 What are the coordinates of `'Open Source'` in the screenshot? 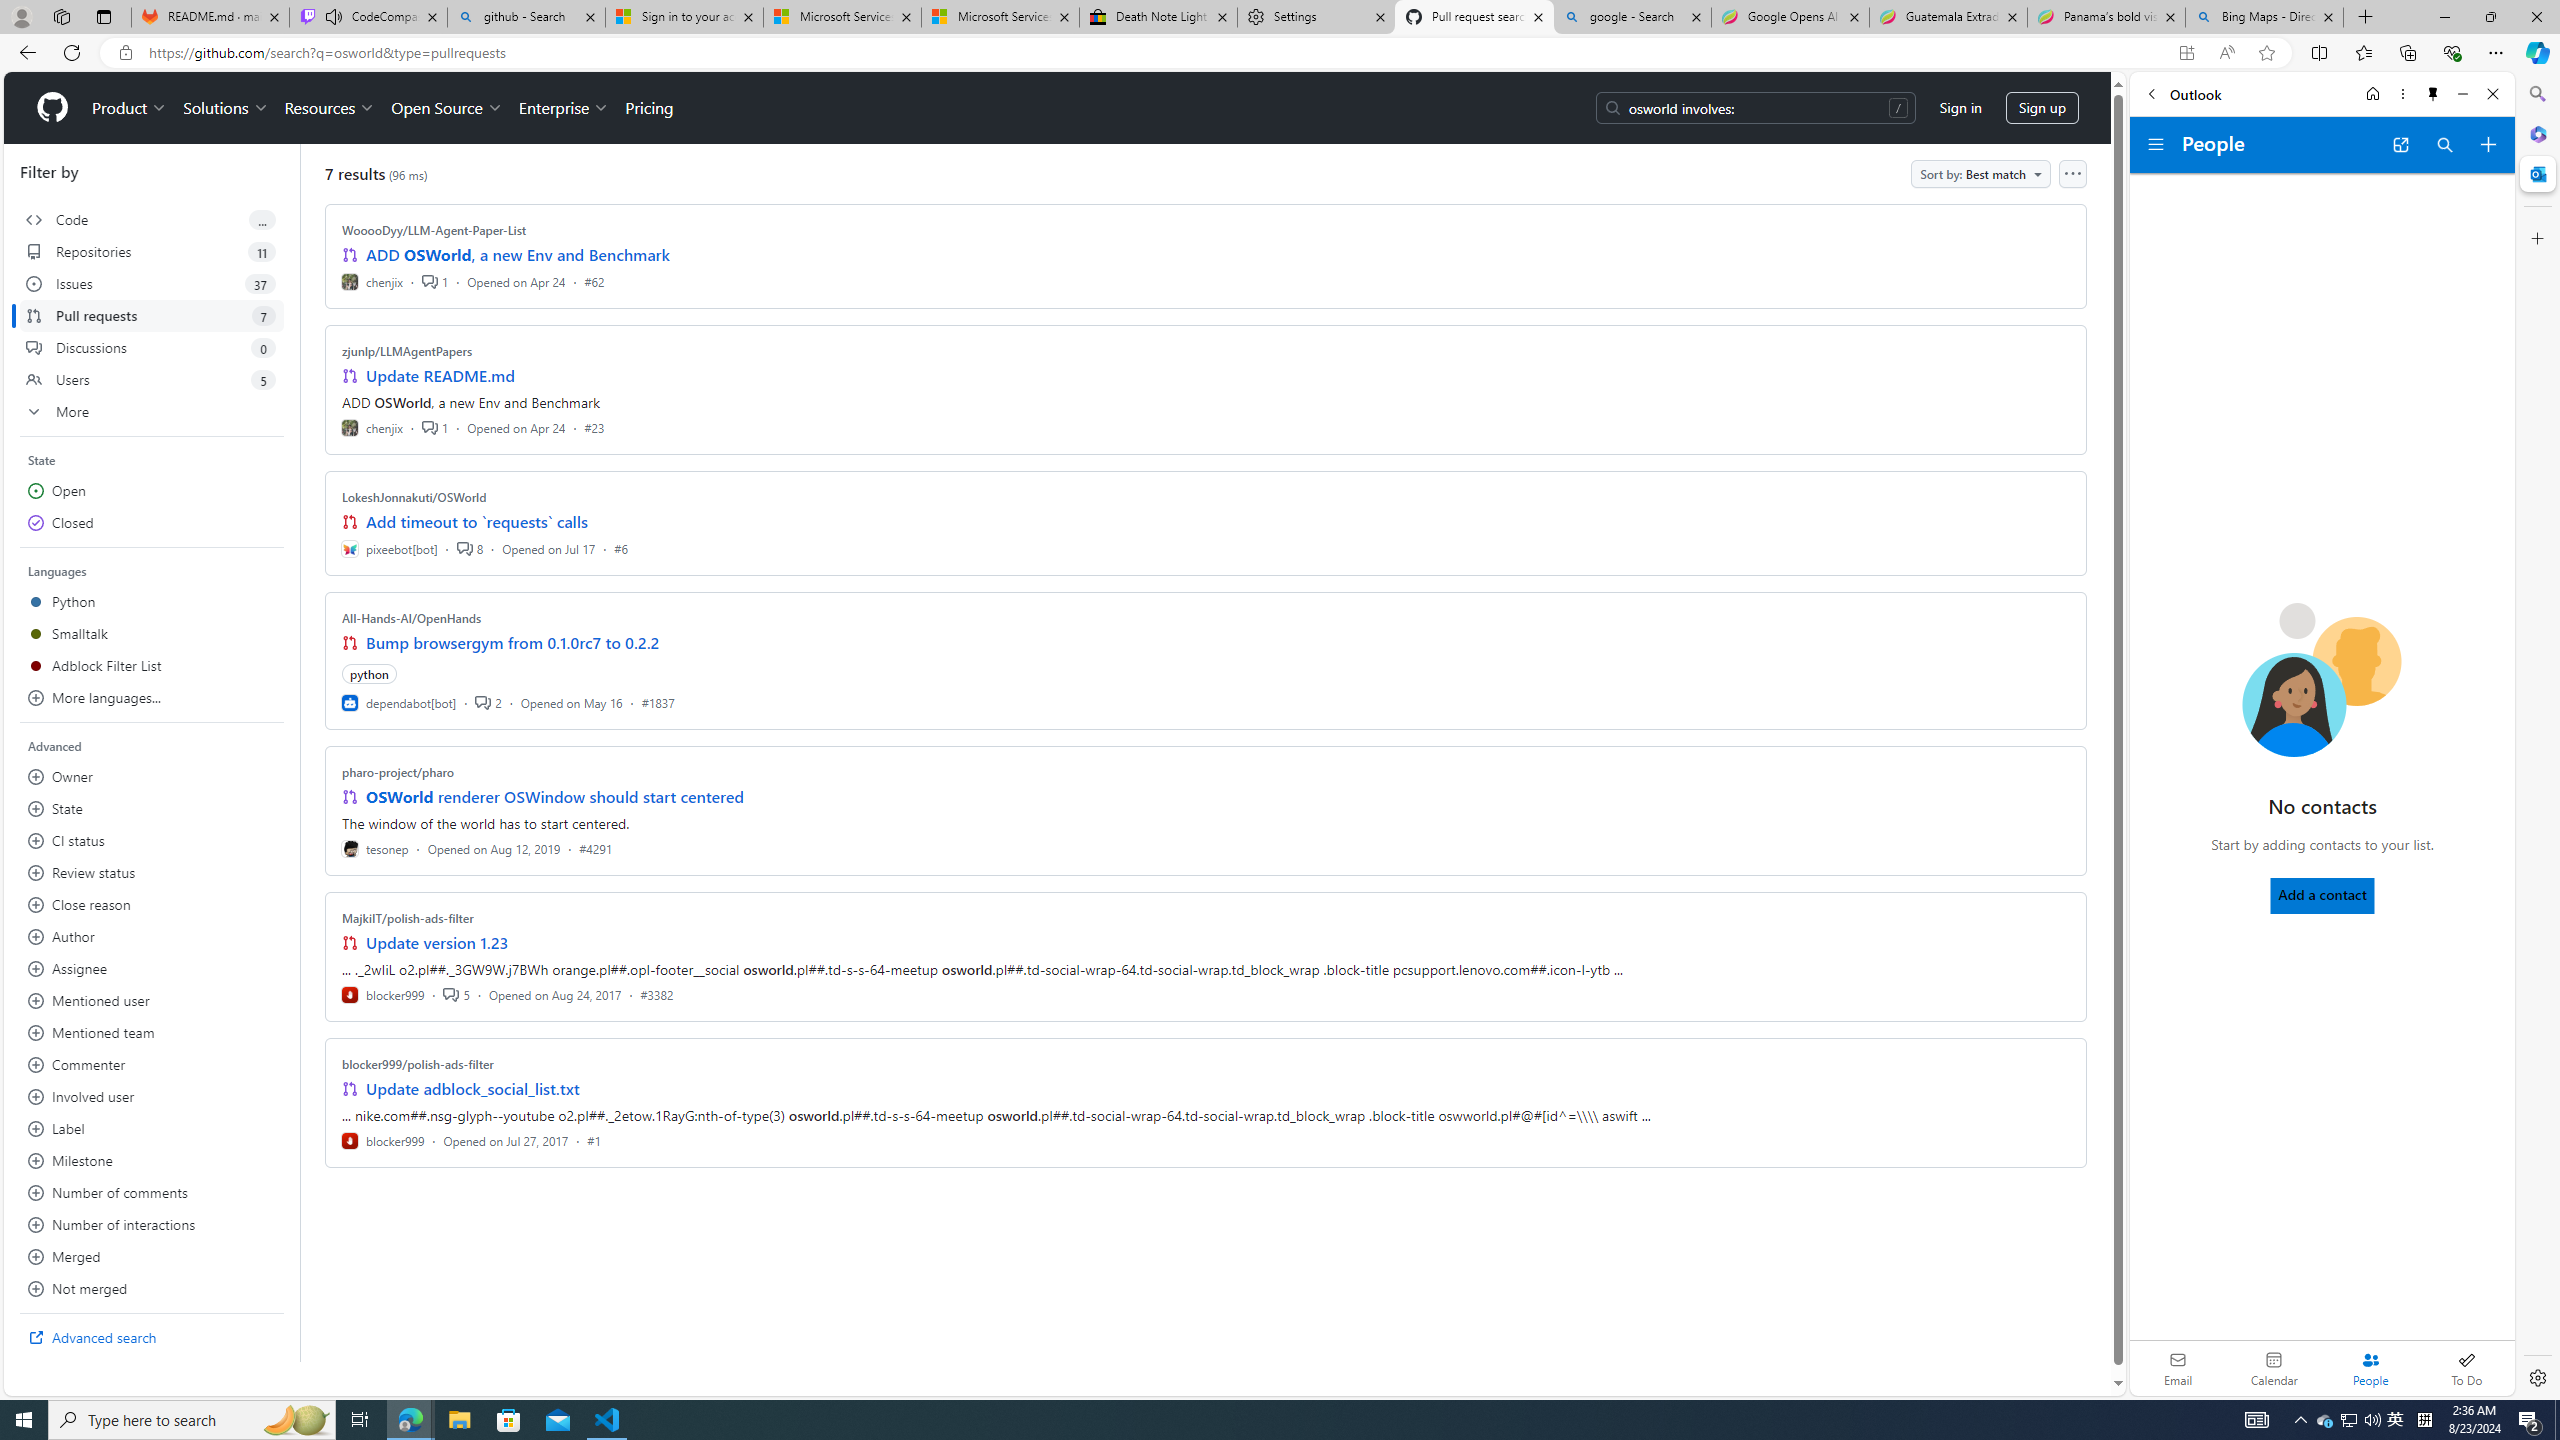 It's located at (448, 107).